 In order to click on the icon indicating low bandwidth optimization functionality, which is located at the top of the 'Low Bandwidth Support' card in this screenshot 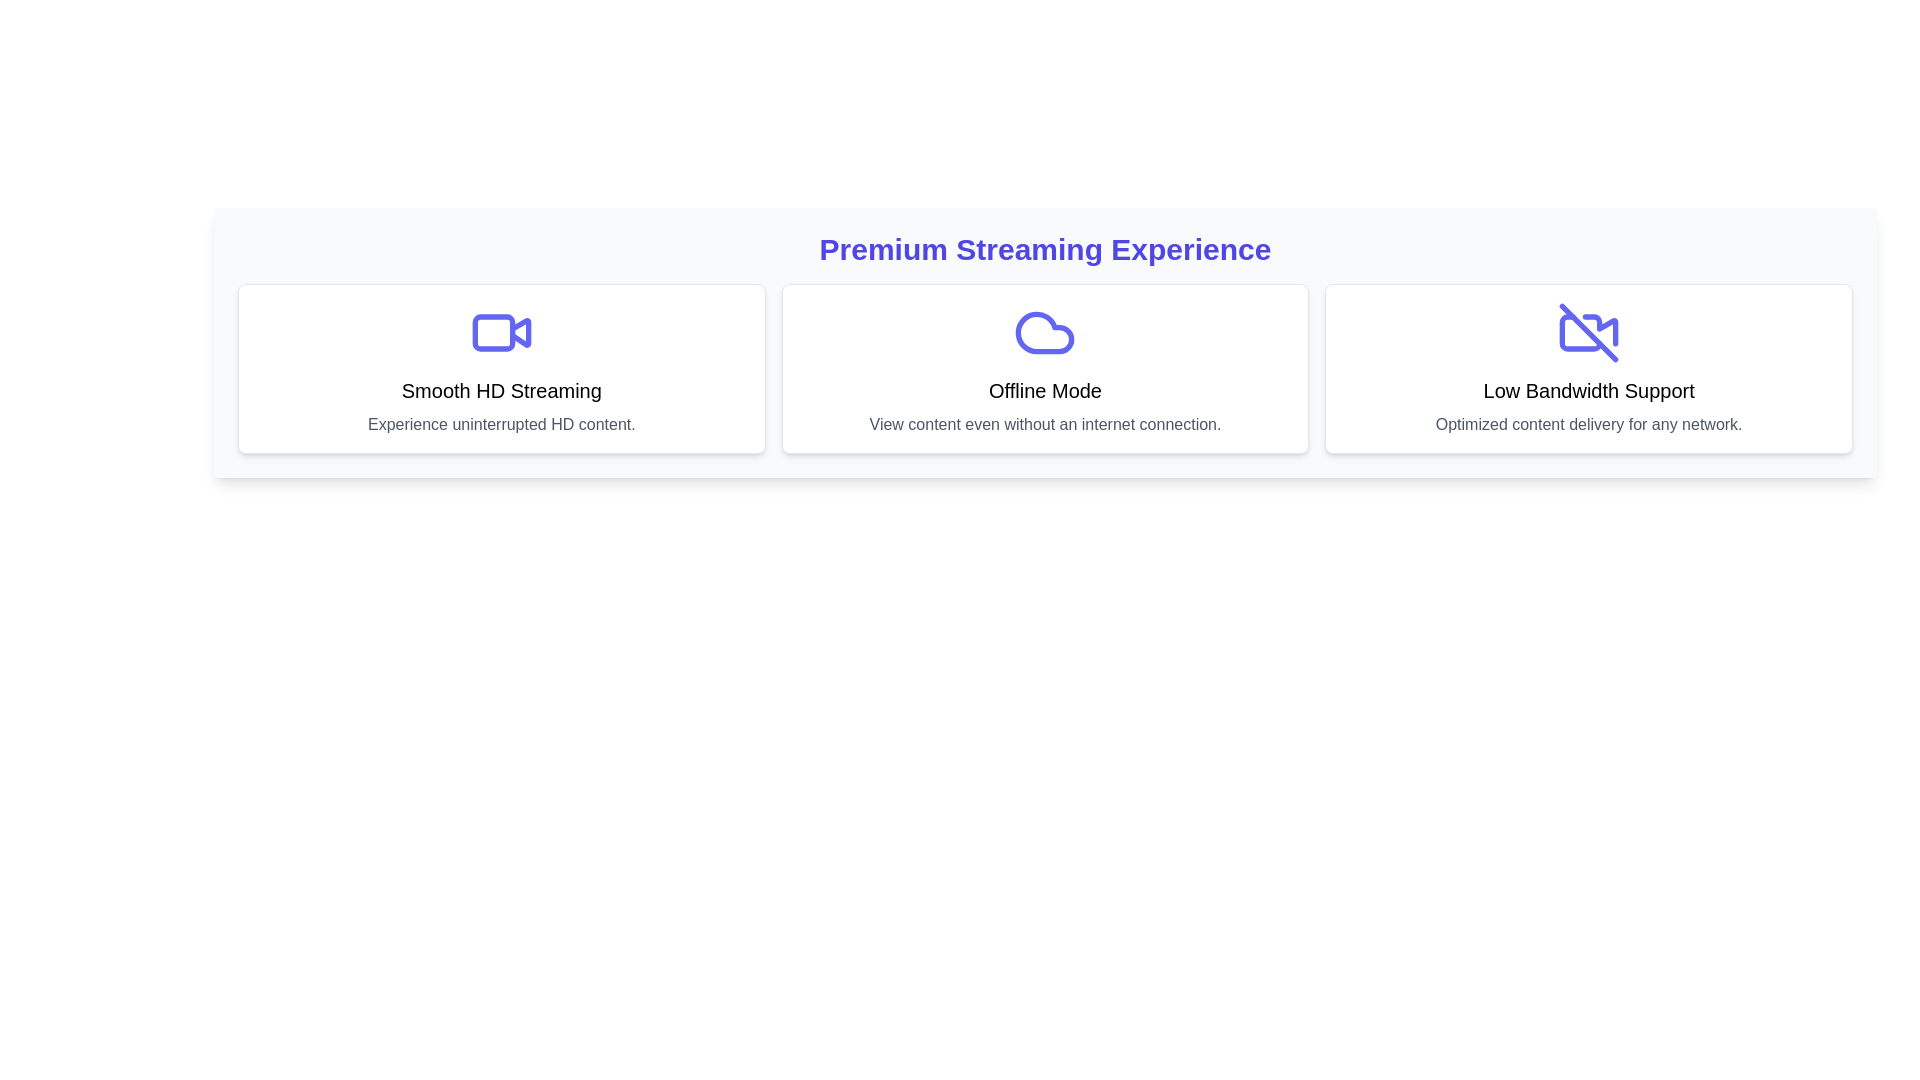, I will do `click(1588, 331)`.